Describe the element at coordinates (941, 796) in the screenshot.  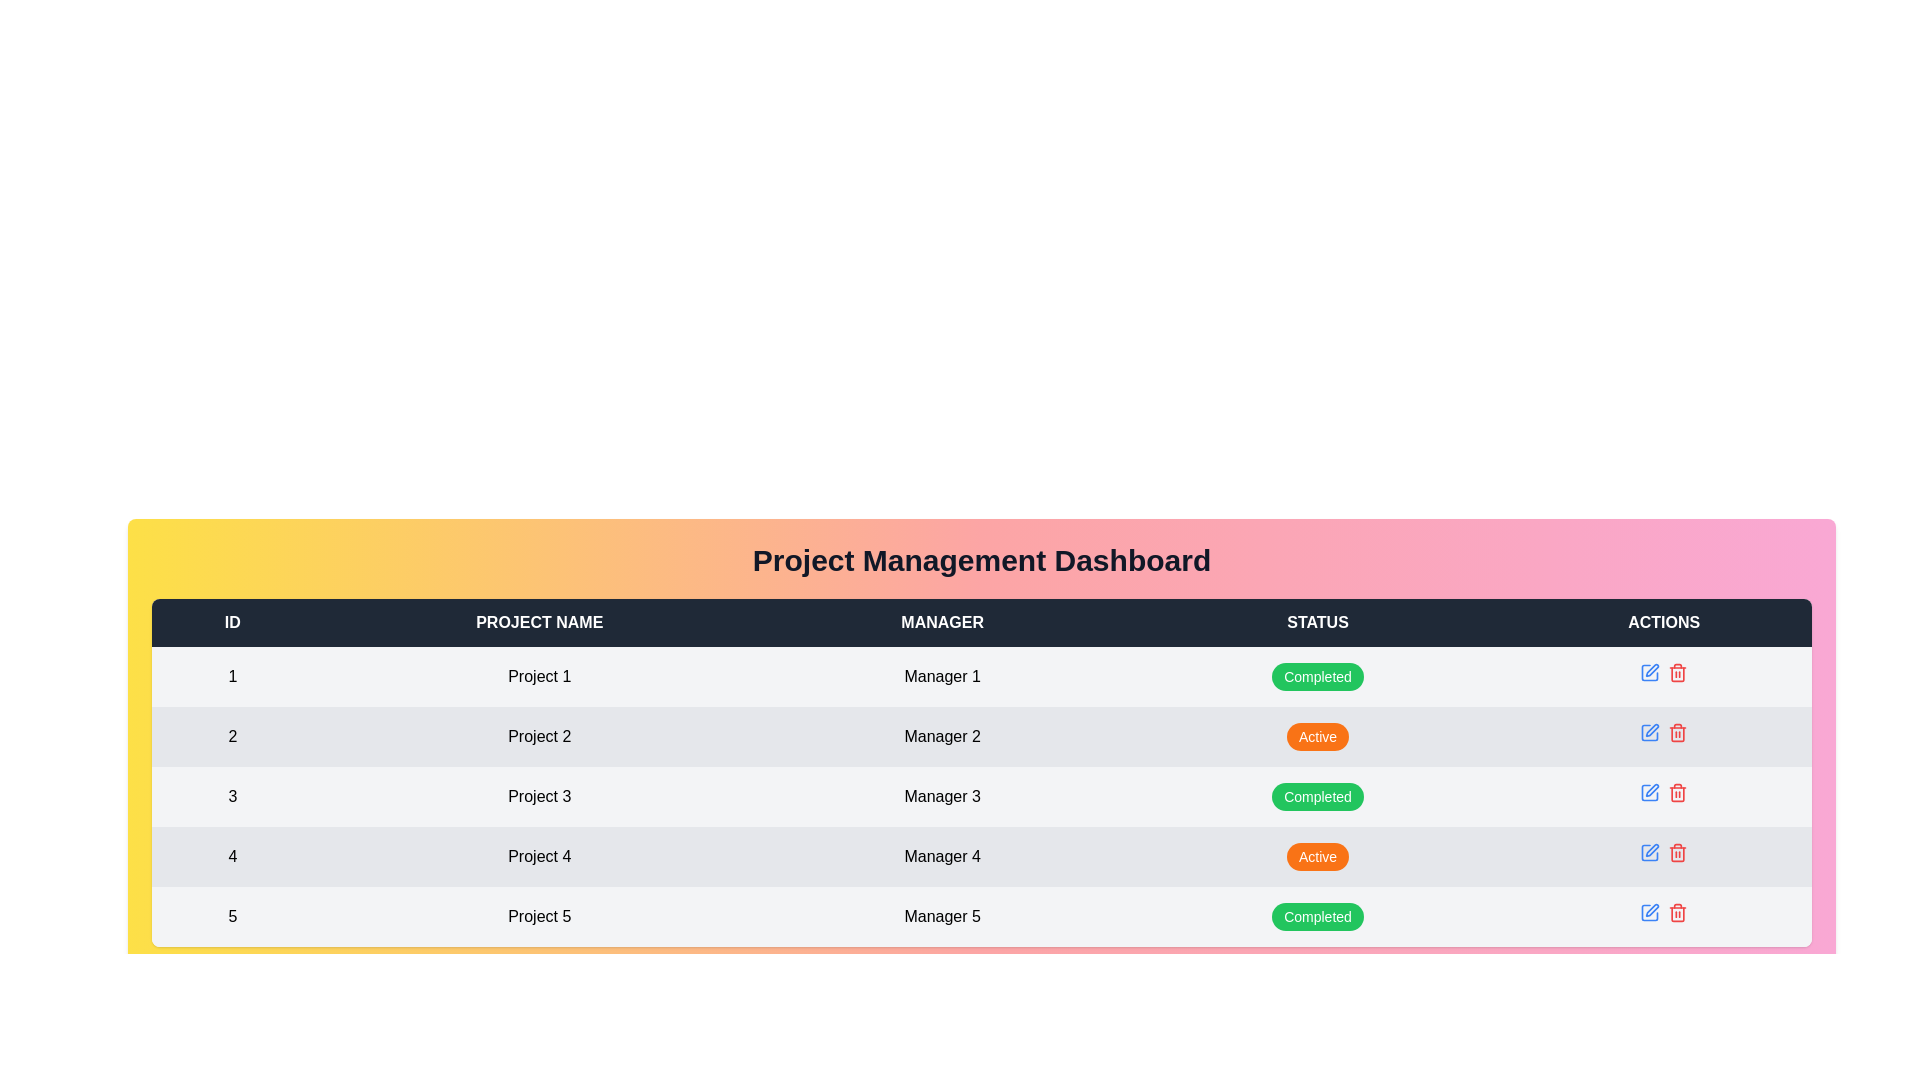
I see `text content from the 'Manager' column in the third row of the table, which displays manager information for 'Project 3'` at that location.